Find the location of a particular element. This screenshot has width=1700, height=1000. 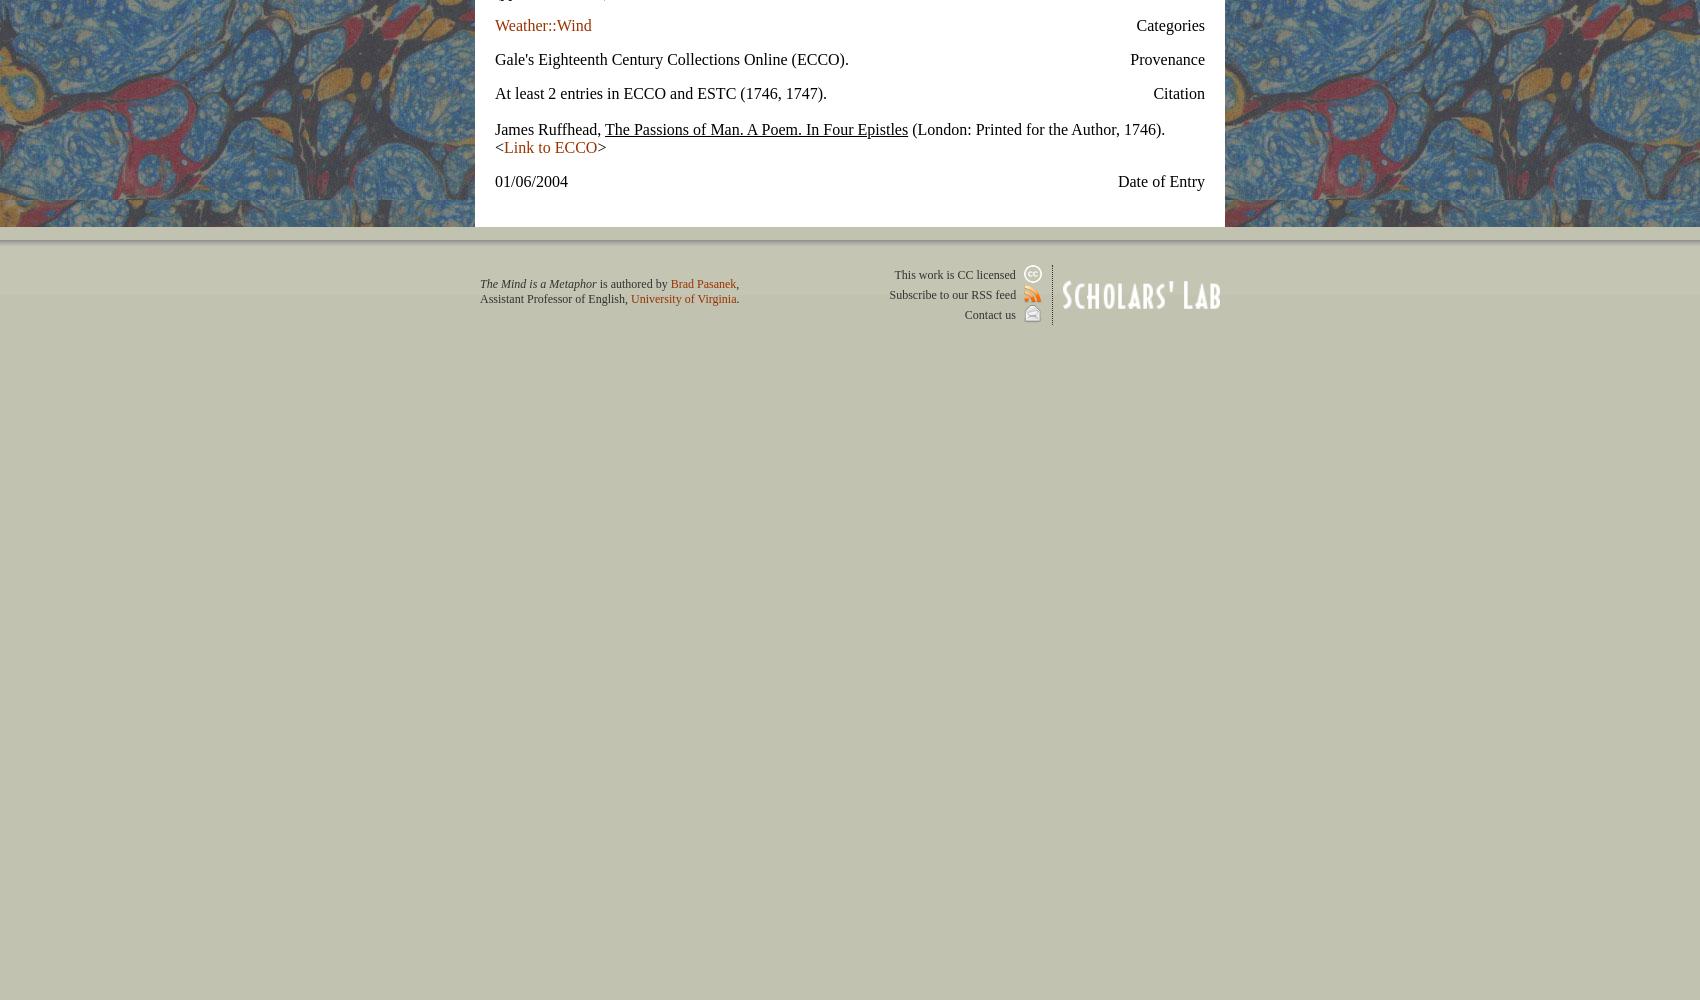

'This work is CC licensed' is located at coordinates (956, 274).